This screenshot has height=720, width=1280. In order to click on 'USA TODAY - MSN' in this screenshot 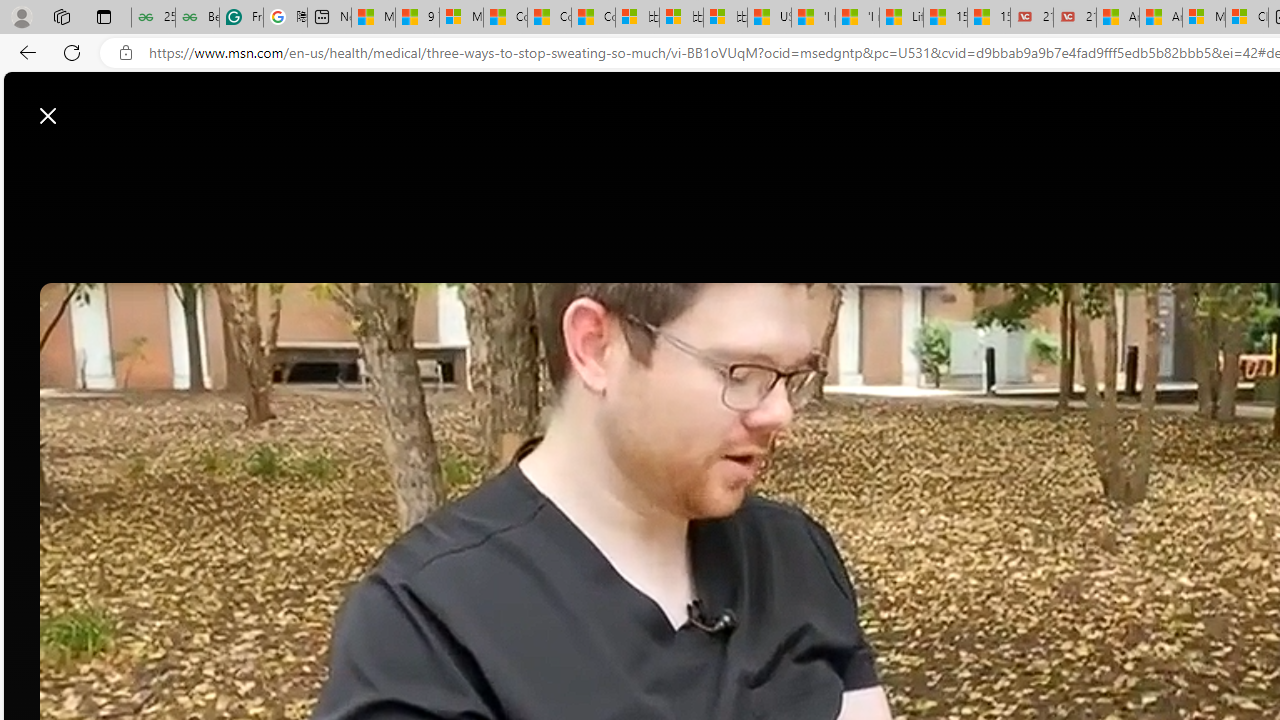, I will do `click(768, 17)`.